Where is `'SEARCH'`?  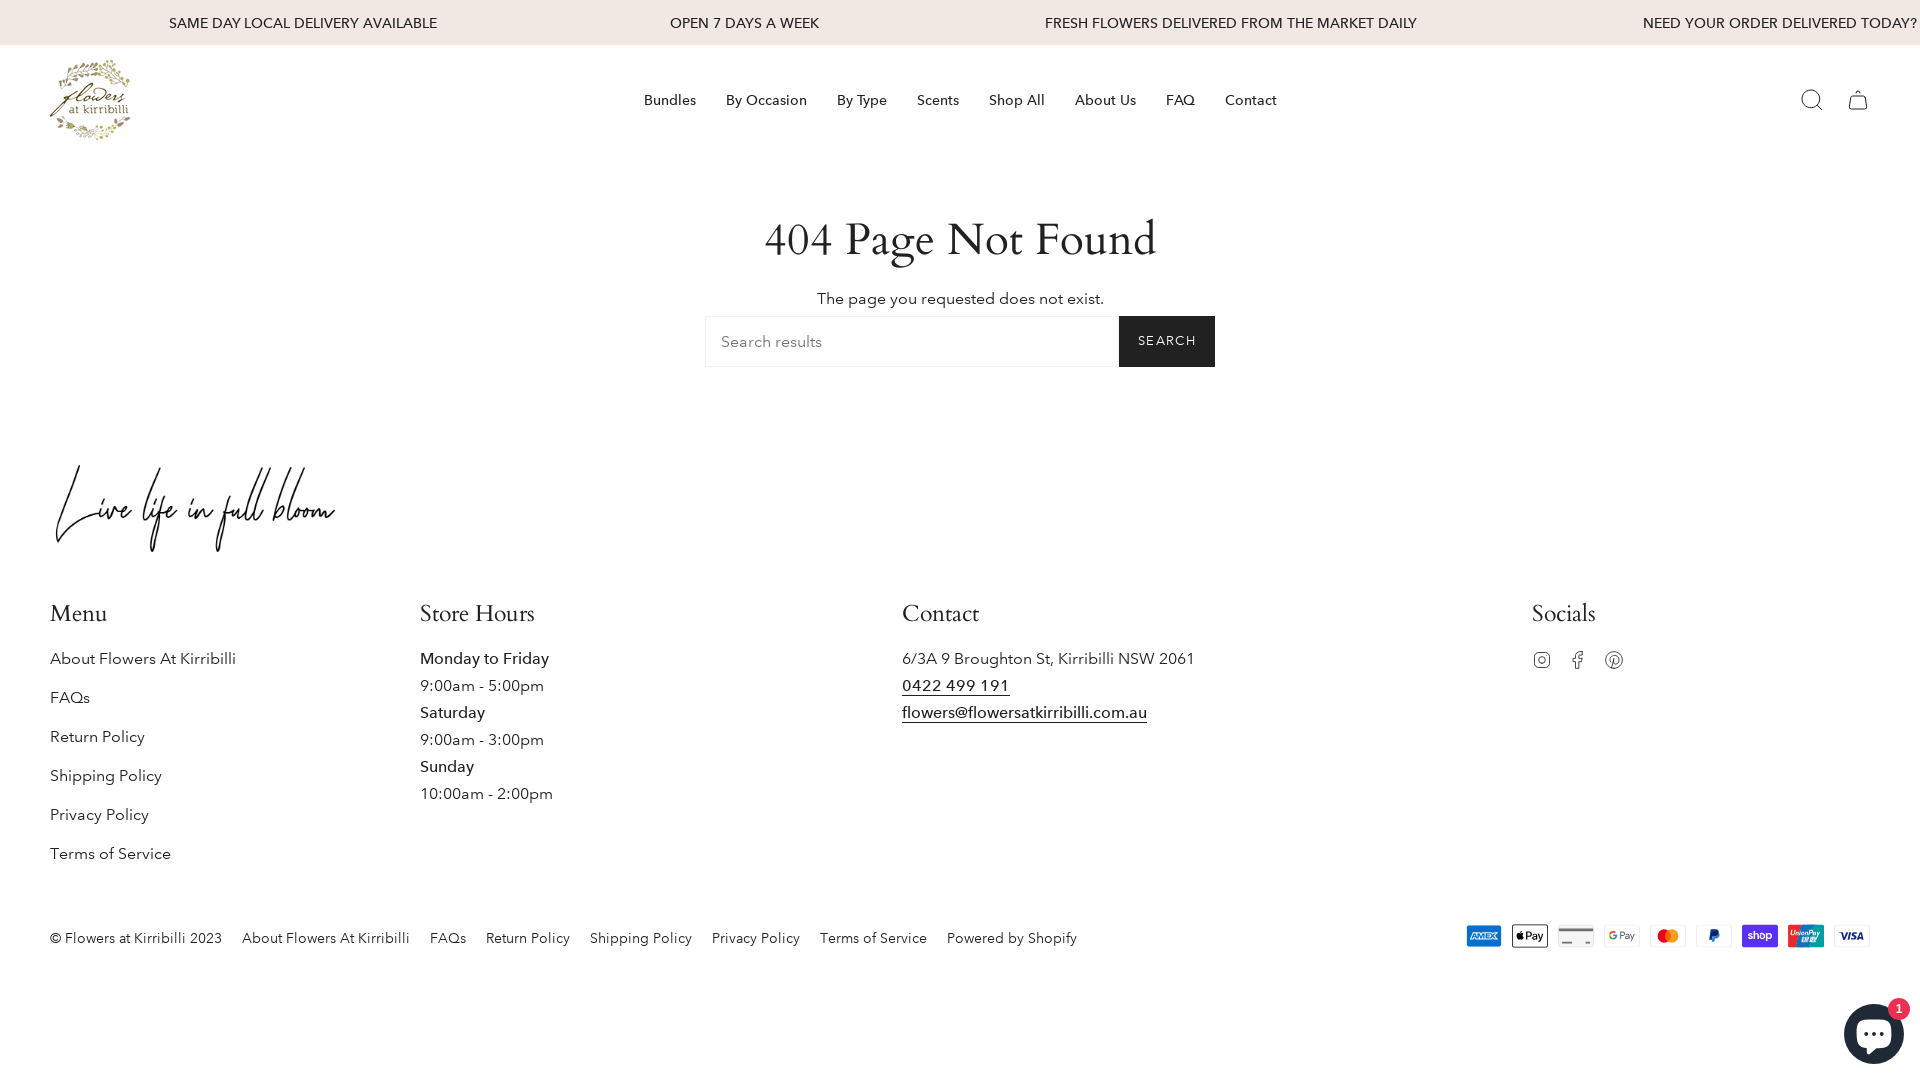 'SEARCH' is located at coordinates (1117, 340).